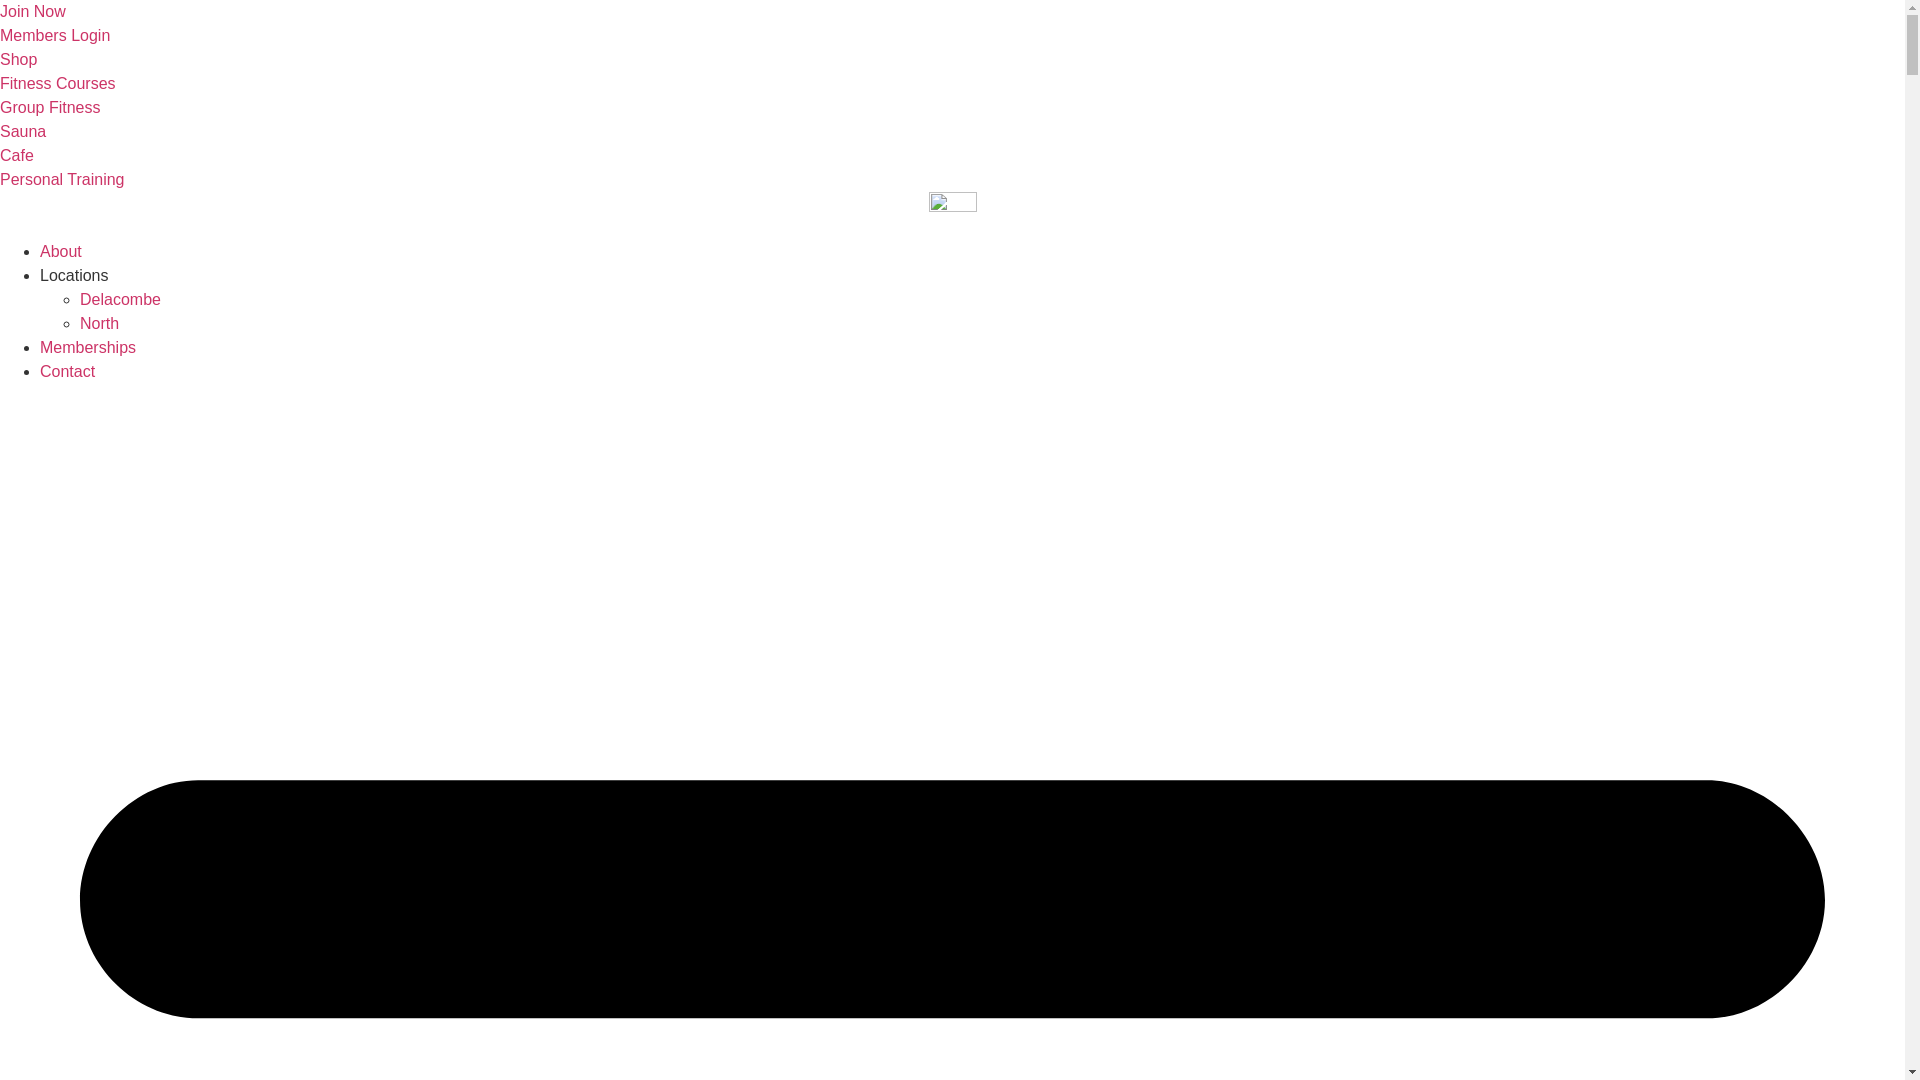 Image resolution: width=1920 pixels, height=1080 pixels. What do you see at coordinates (74, 275) in the screenshot?
I see `'Locations'` at bounding box center [74, 275].